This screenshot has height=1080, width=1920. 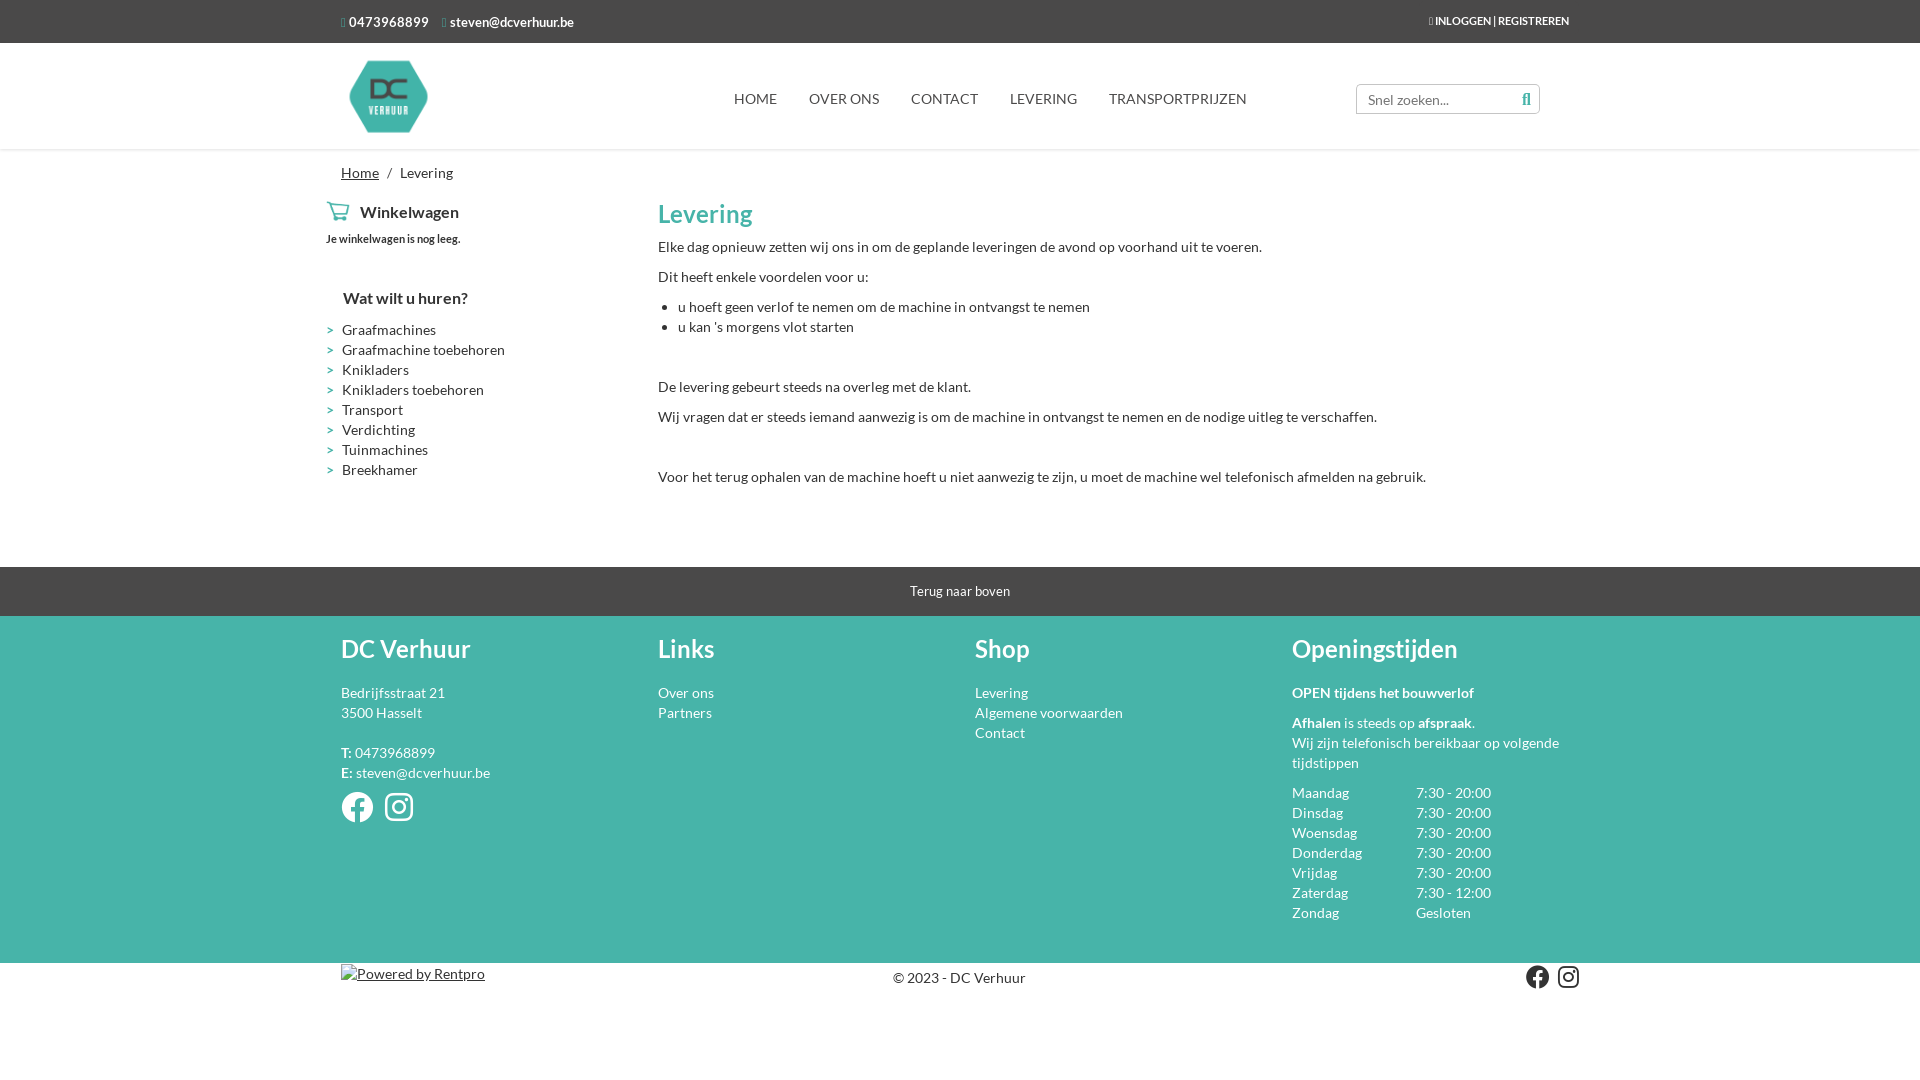 What do you see at coordinates (1093, 97) in the screenshot?
I see `'TRANSPORTPRIJZEN'` at bounding box center [1093, 97].